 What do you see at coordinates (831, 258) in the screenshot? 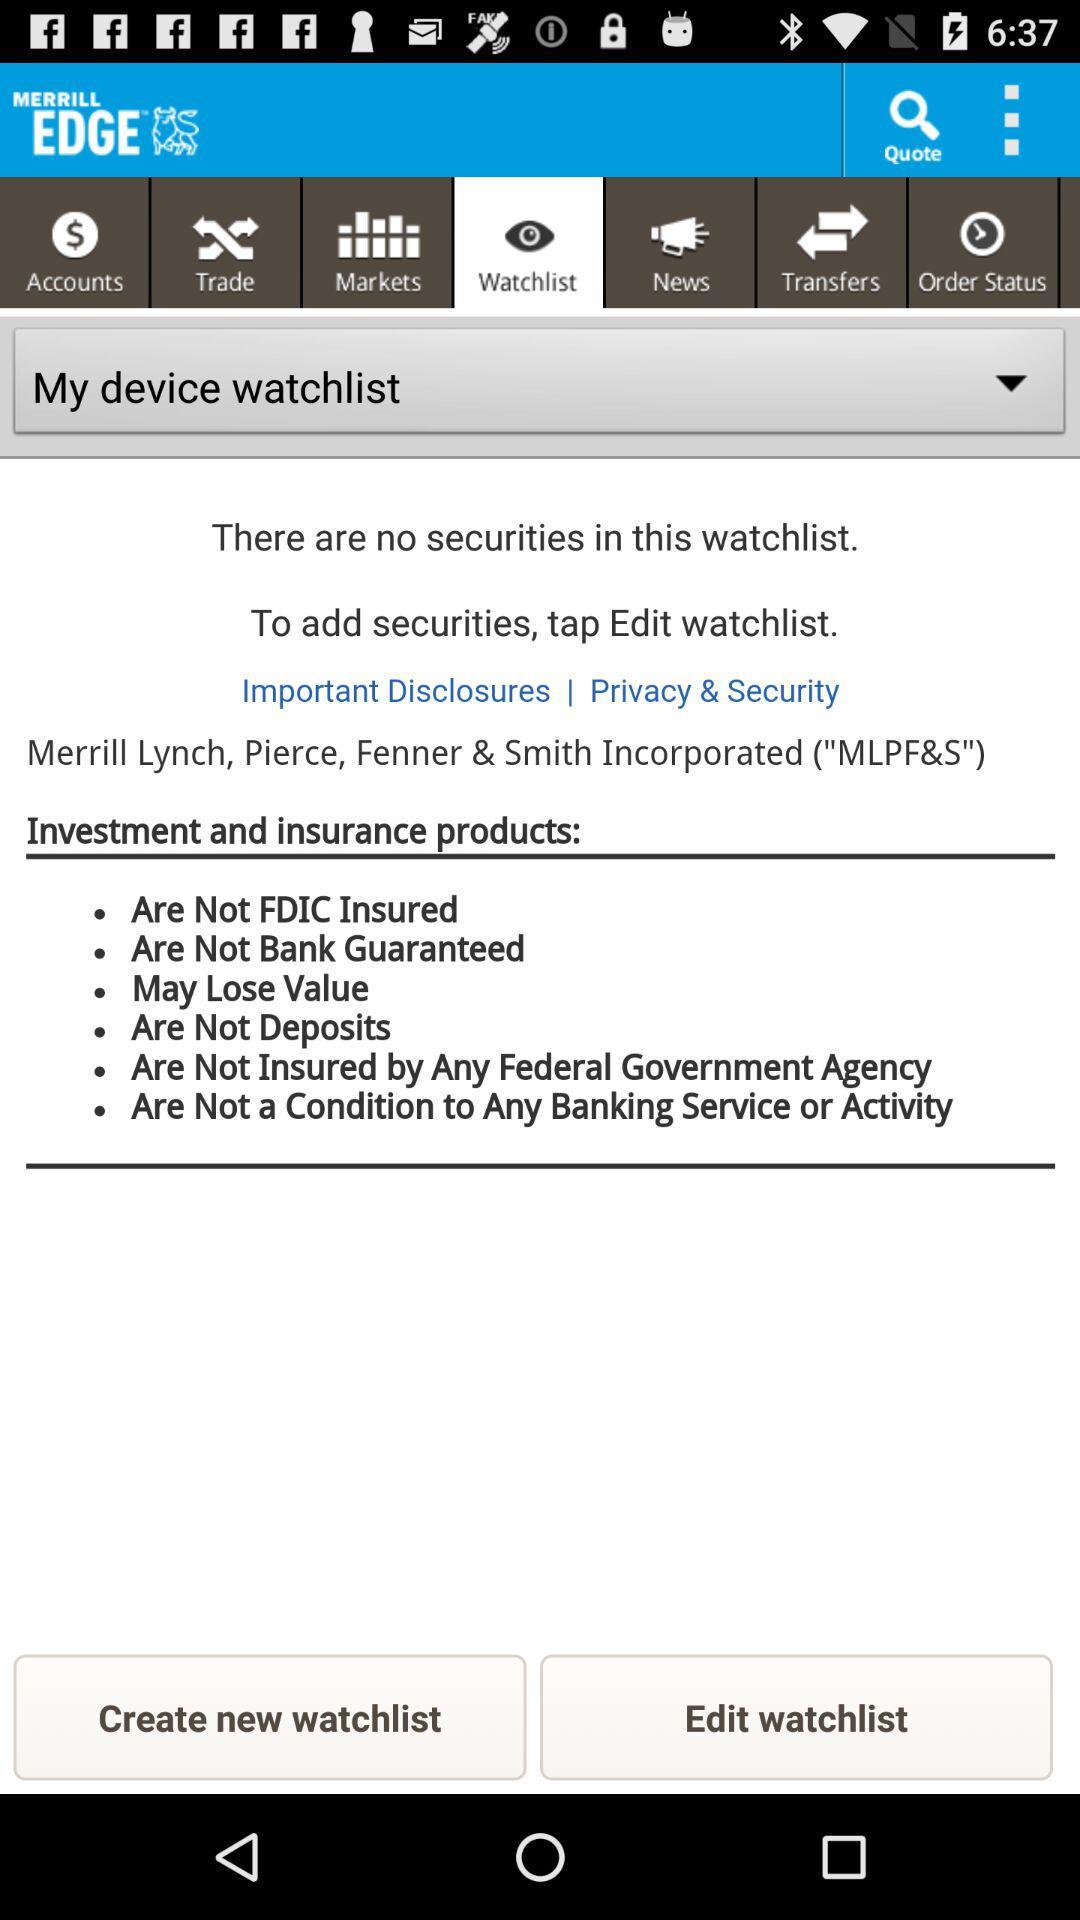
I see `the compare icon` at bounding box center [831, 258].